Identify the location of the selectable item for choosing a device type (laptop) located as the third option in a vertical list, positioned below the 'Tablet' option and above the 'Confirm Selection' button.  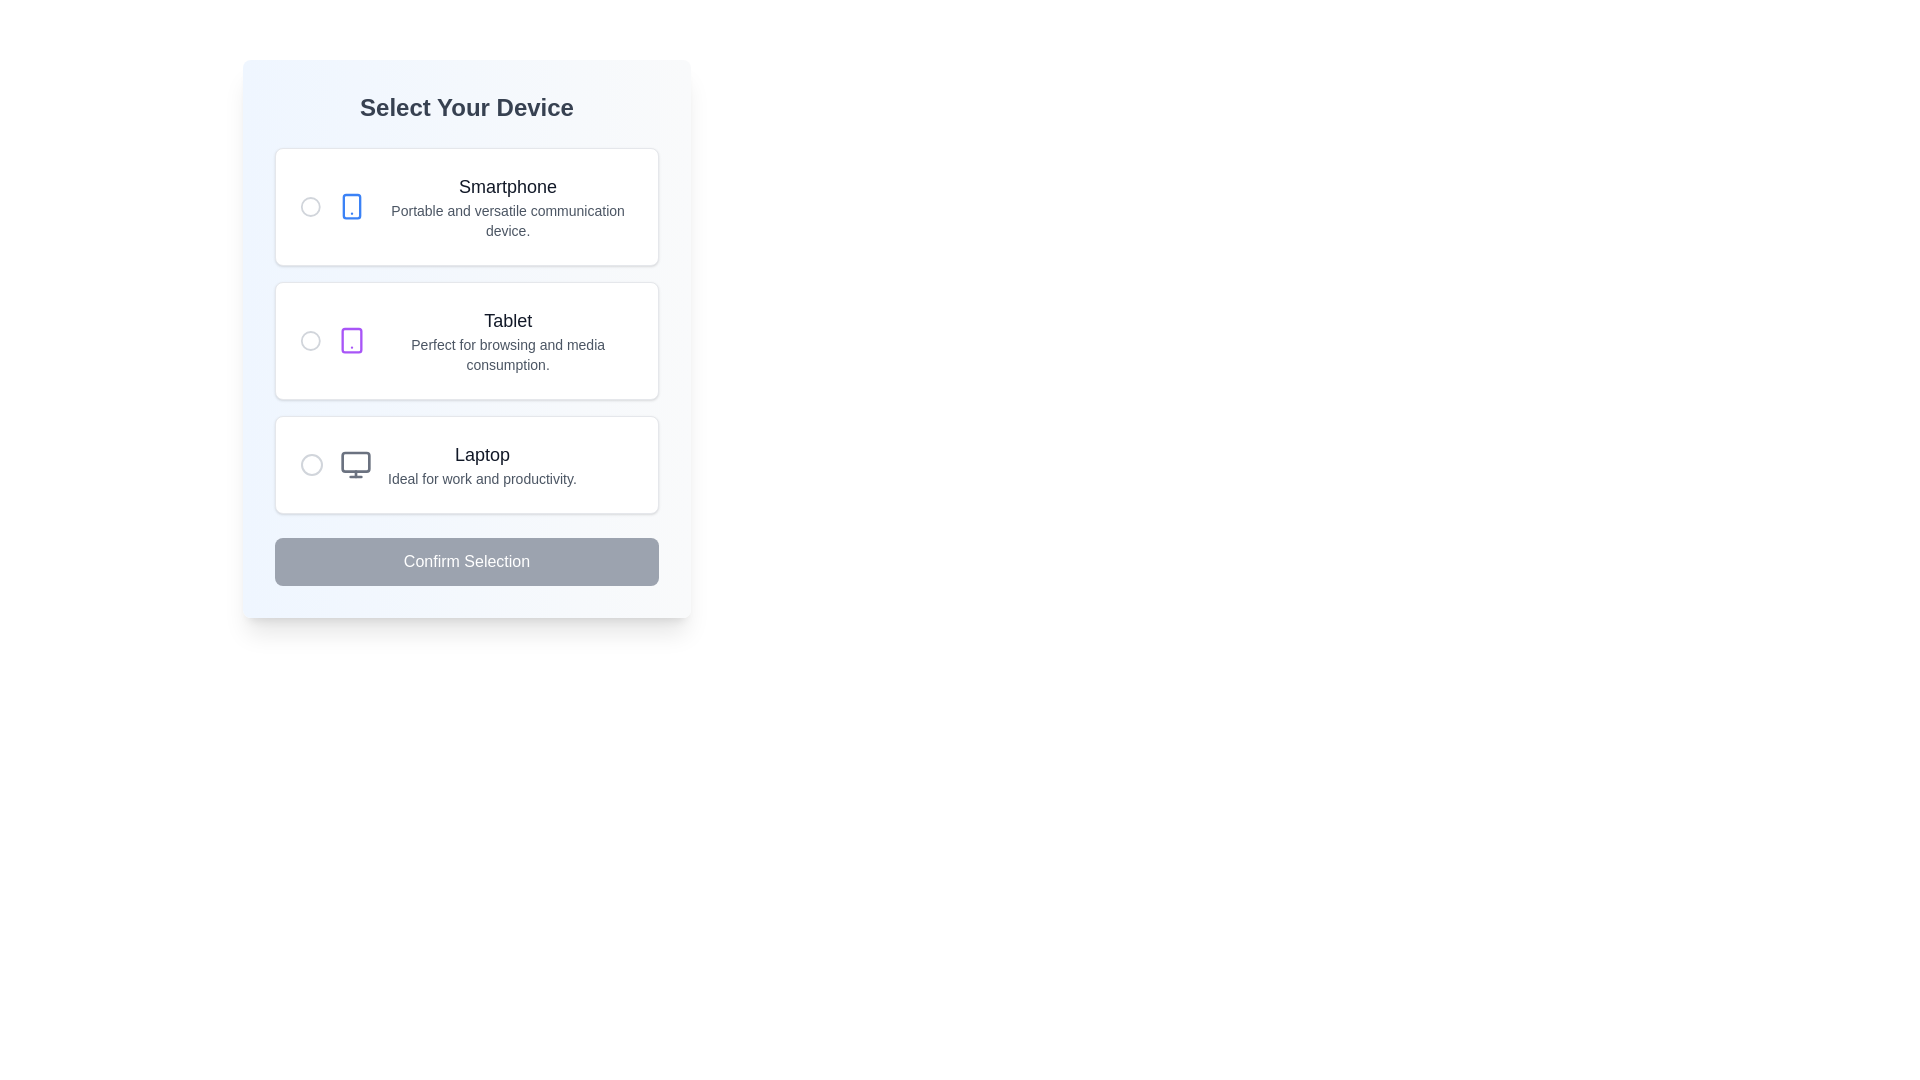
(457, 465).